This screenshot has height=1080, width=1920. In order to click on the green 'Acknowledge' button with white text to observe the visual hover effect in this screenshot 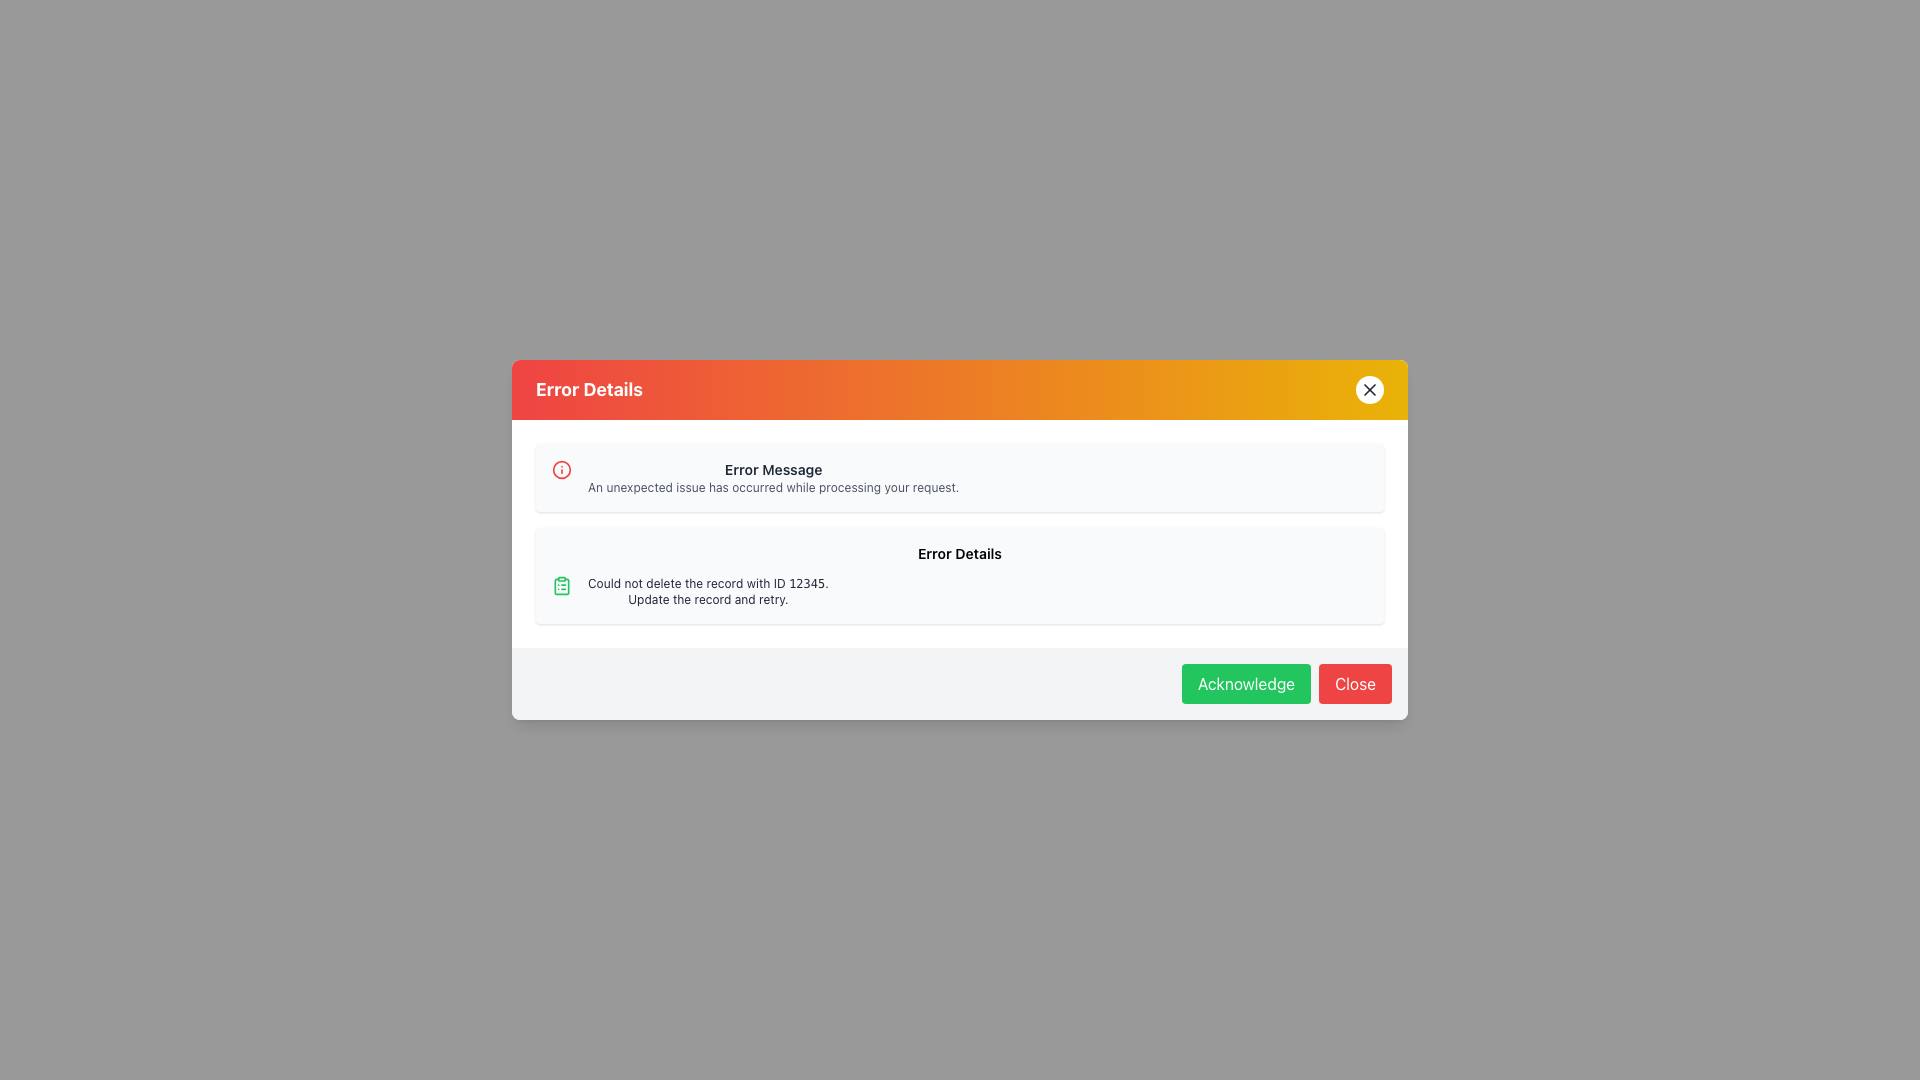, I will do `click(1245, 682)`.